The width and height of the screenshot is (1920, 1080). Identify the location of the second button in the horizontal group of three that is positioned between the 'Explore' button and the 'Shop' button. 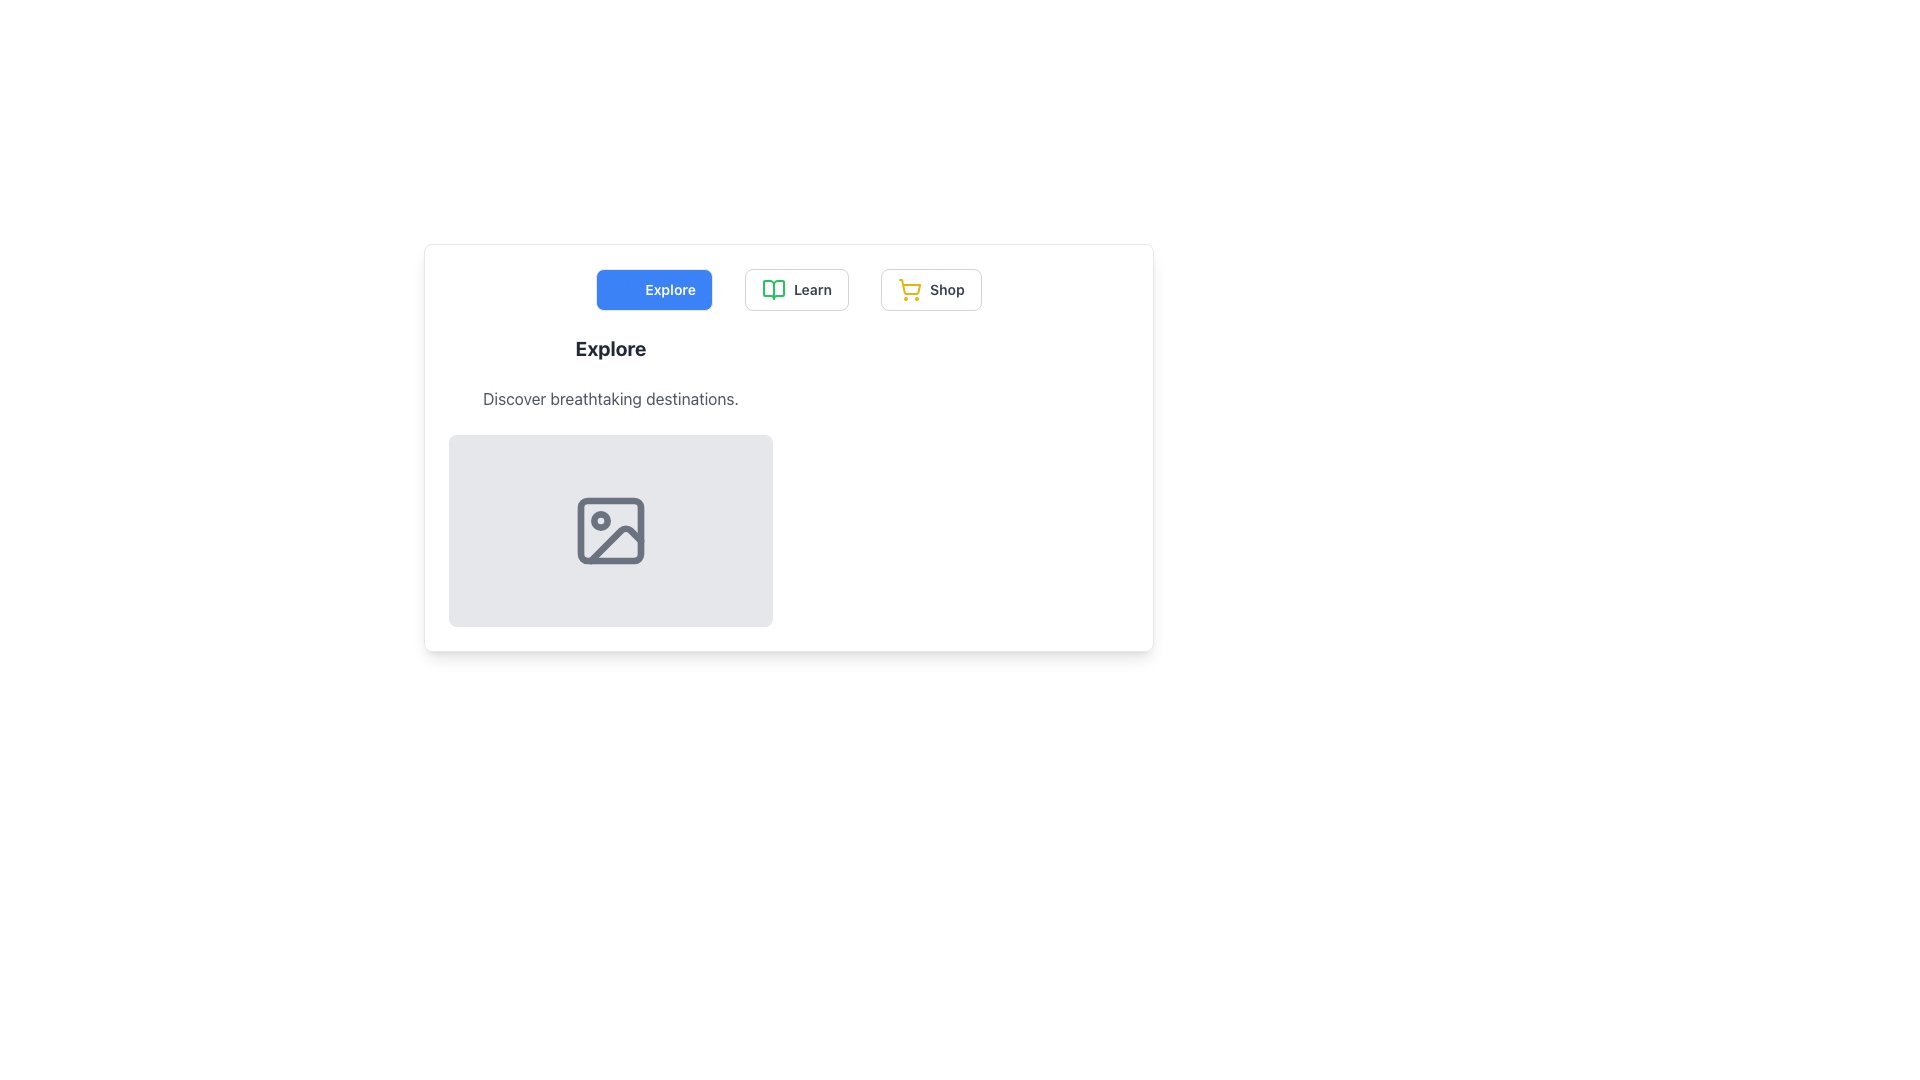
(795, 289).